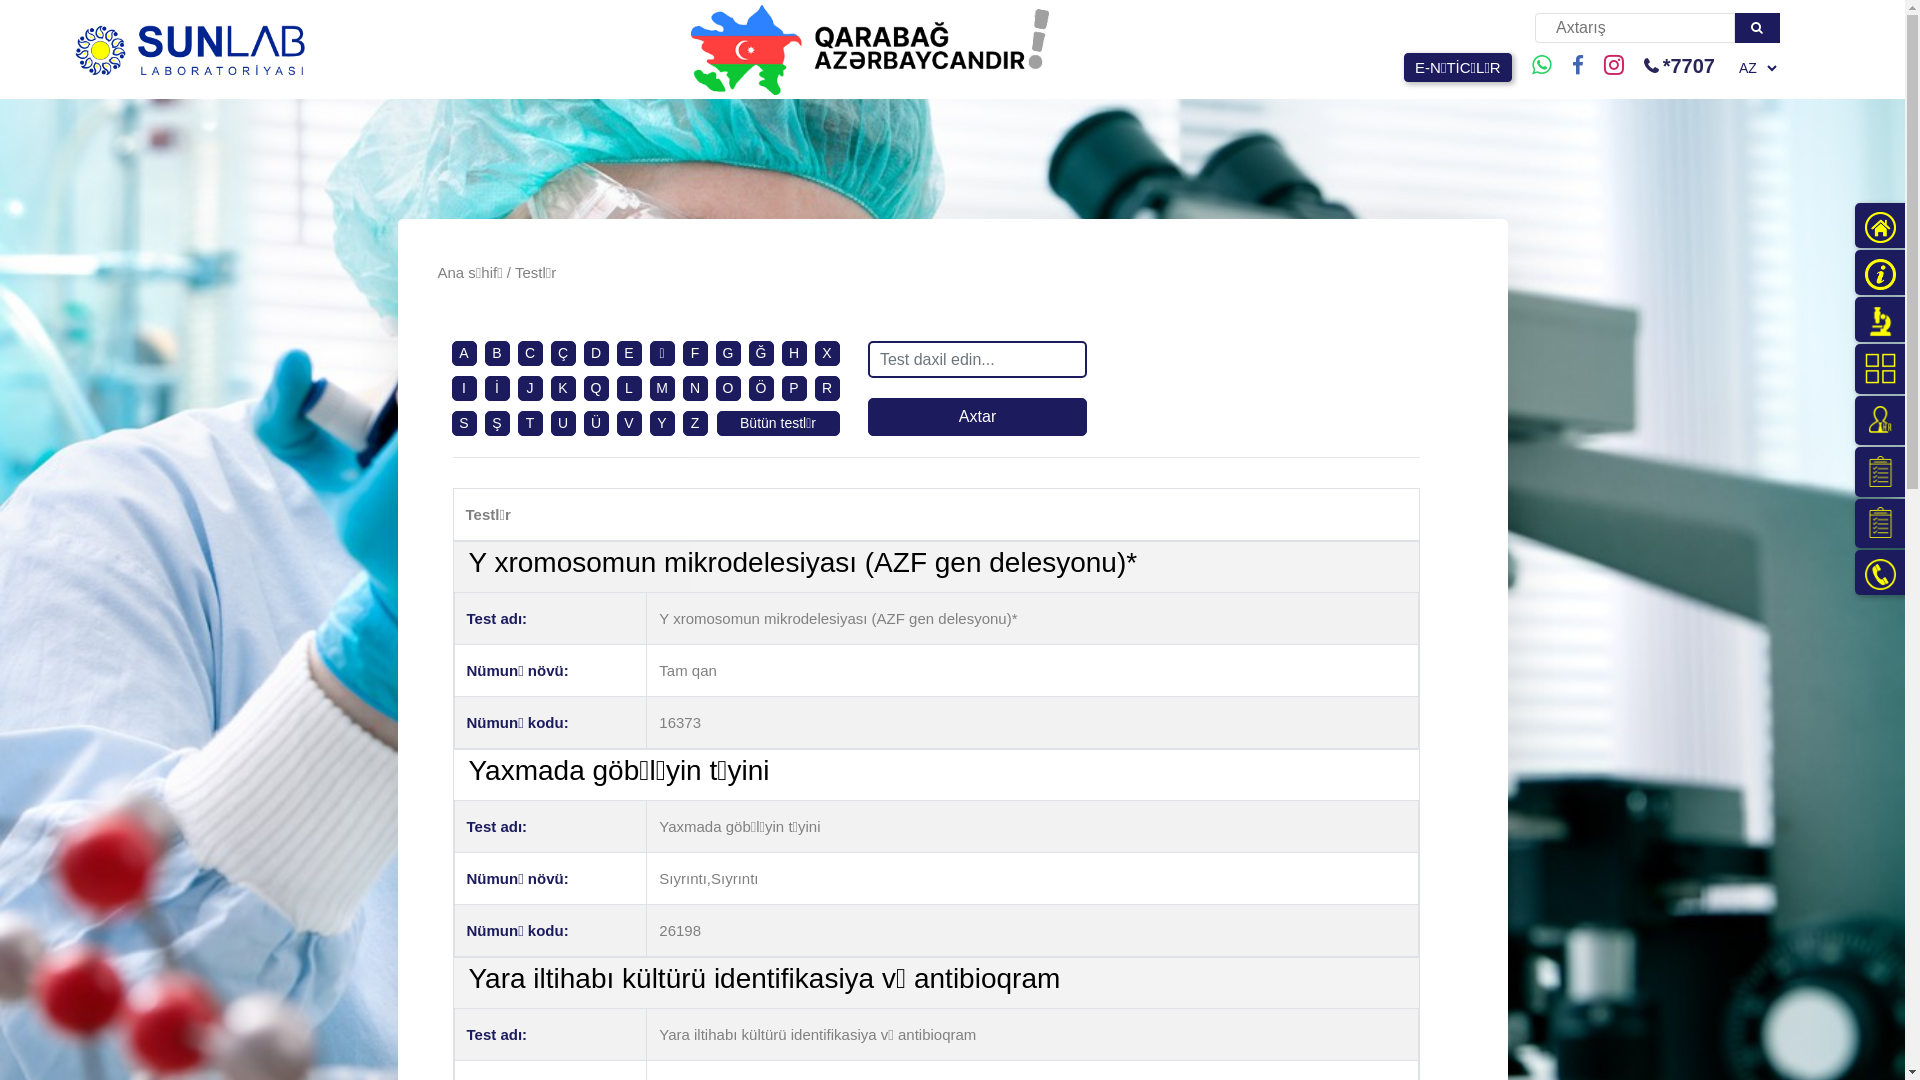 This screenshot has height=1080, width=1920. What do you see at coordinates (821, 352) in the screenshot?
I see `'X'` at bounding box center [821, 352].